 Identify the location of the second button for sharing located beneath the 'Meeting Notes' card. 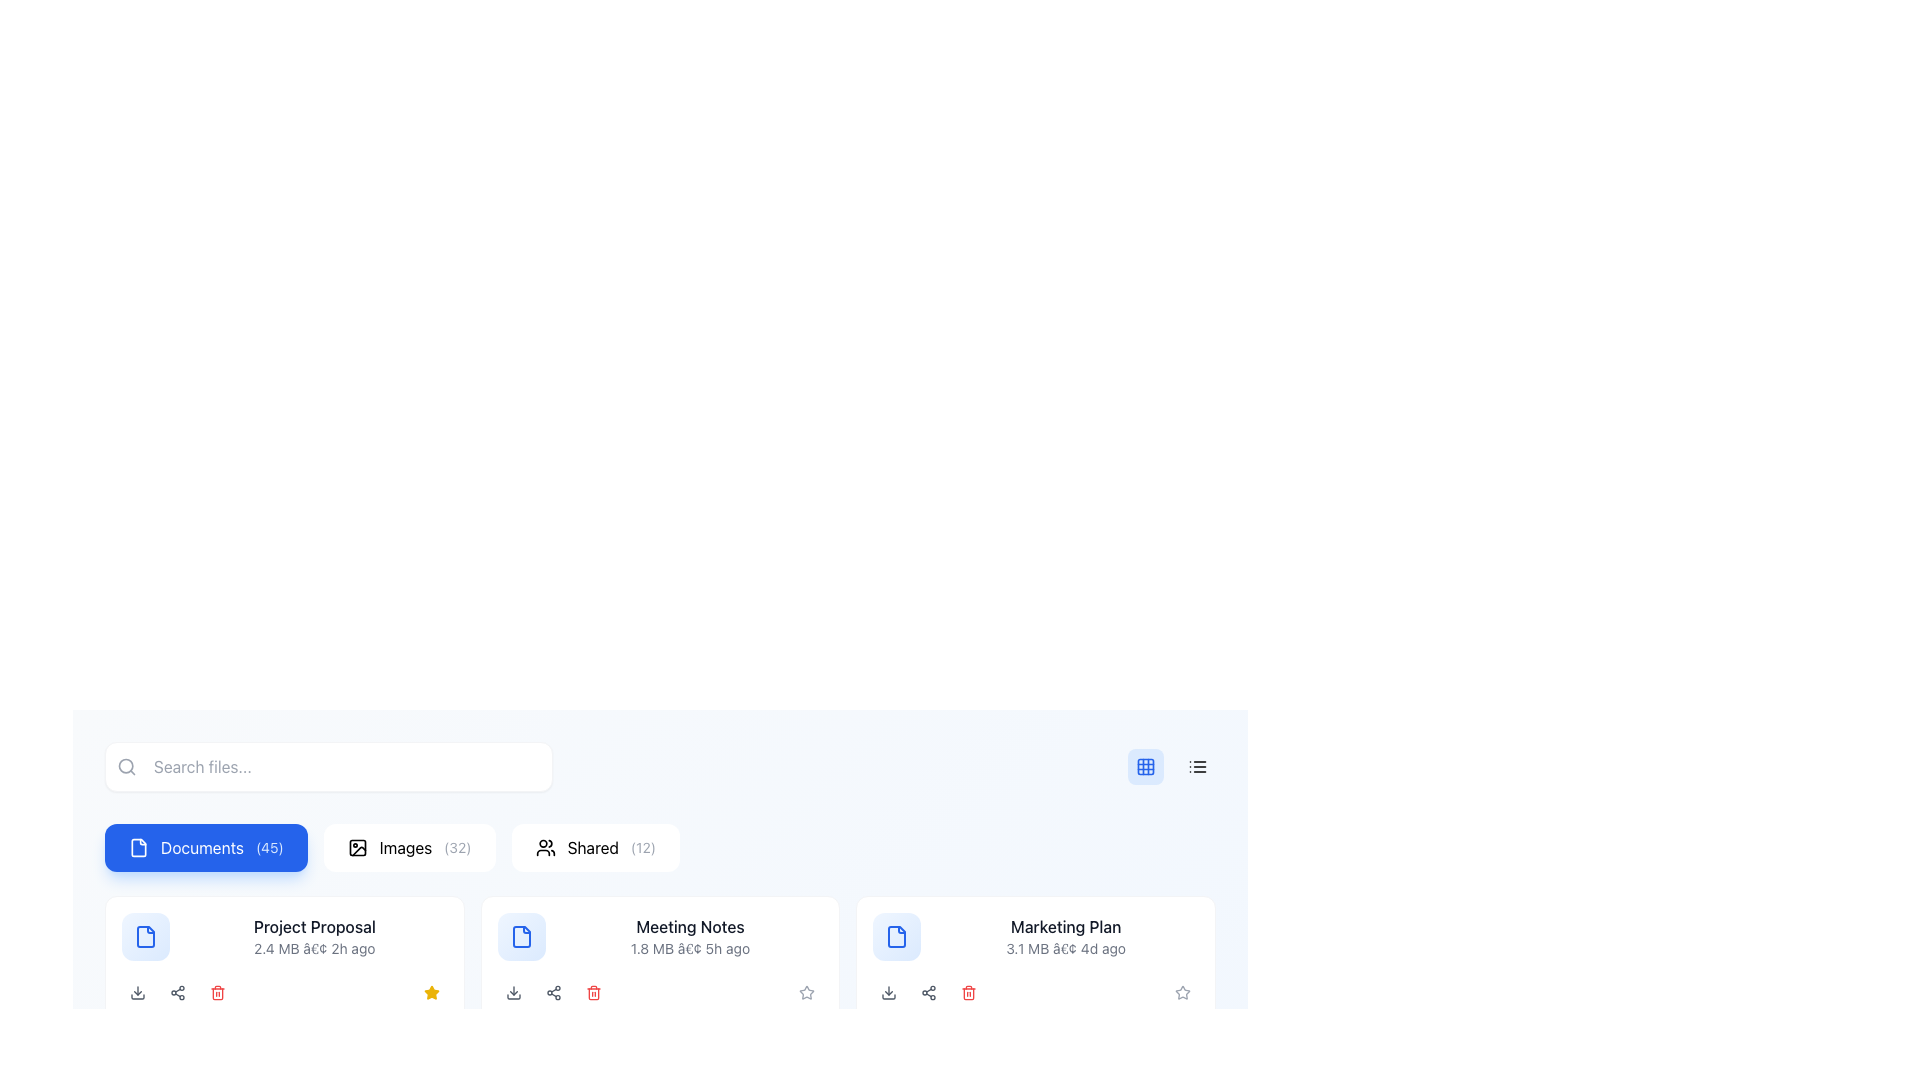
(553, 992).